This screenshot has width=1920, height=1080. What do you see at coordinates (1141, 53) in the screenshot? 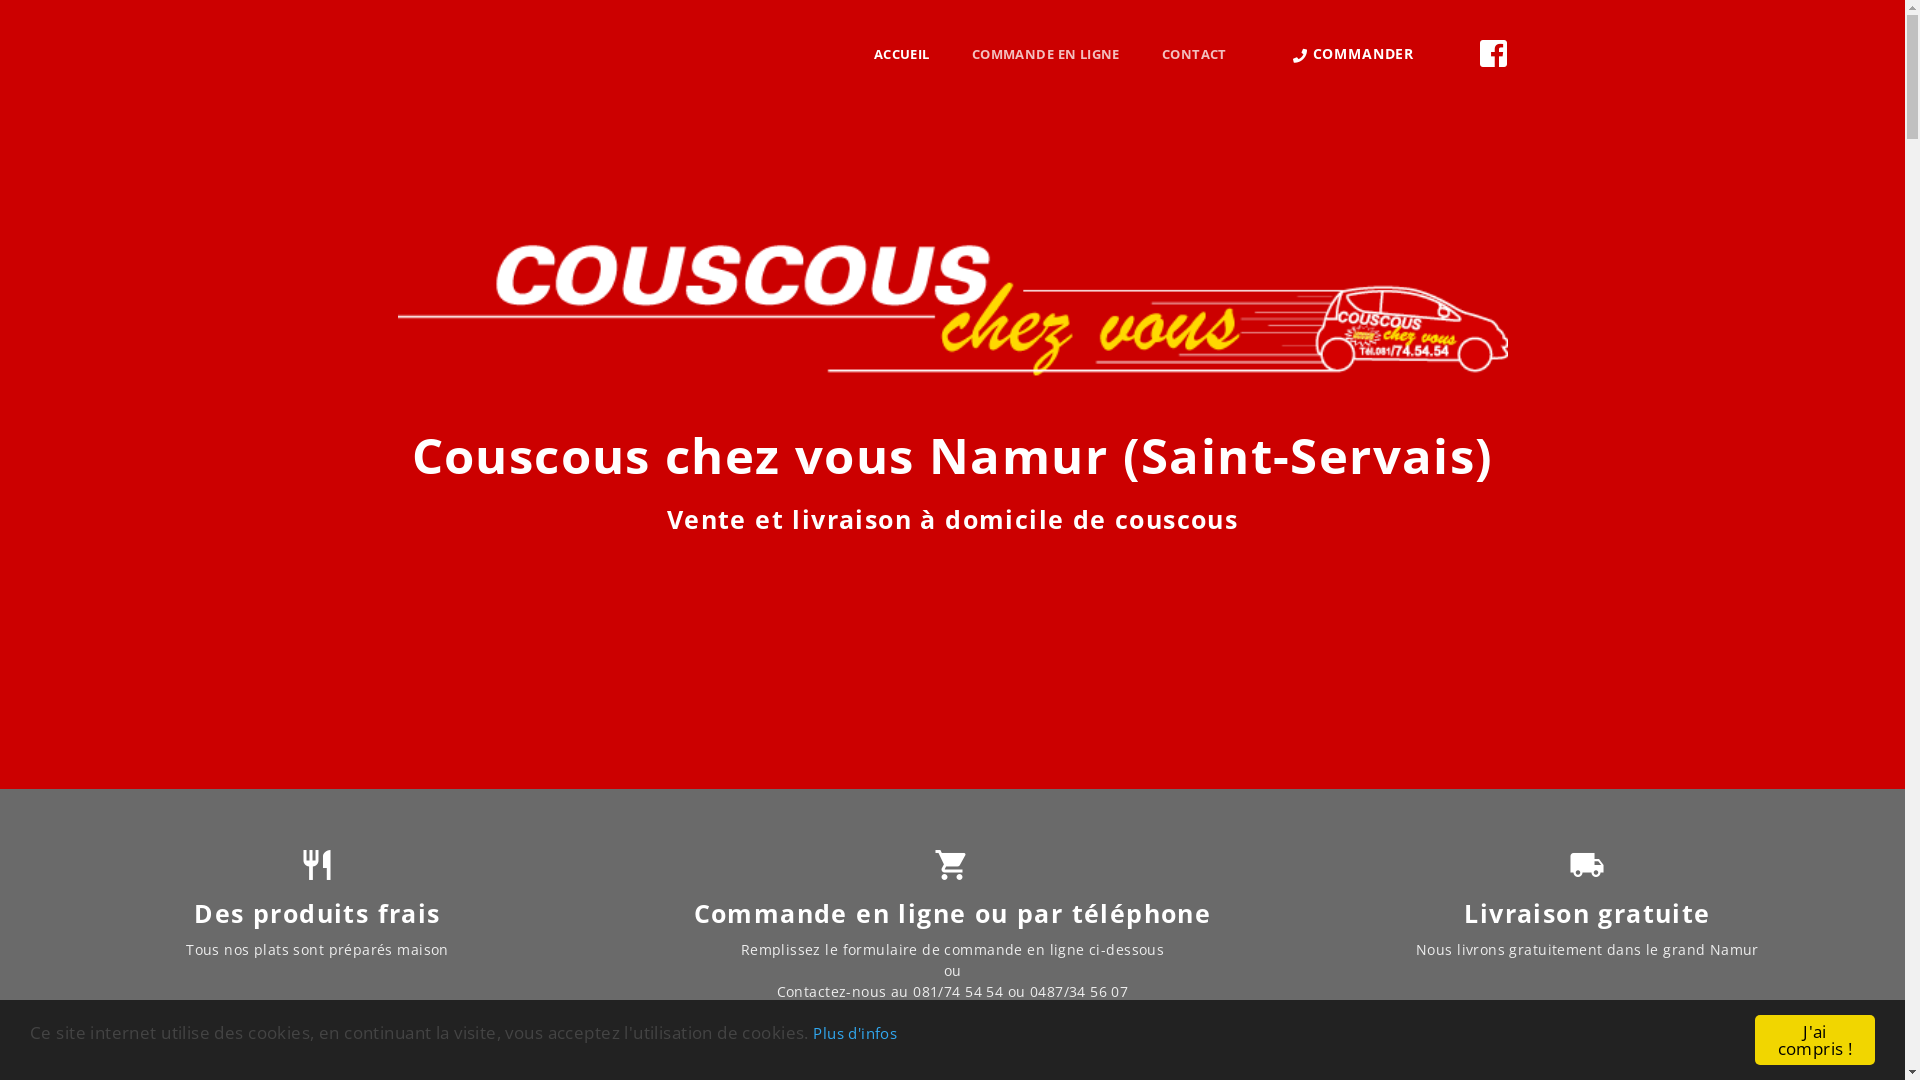
I see `'CONTACT'` at bounding box center [1141, 53].